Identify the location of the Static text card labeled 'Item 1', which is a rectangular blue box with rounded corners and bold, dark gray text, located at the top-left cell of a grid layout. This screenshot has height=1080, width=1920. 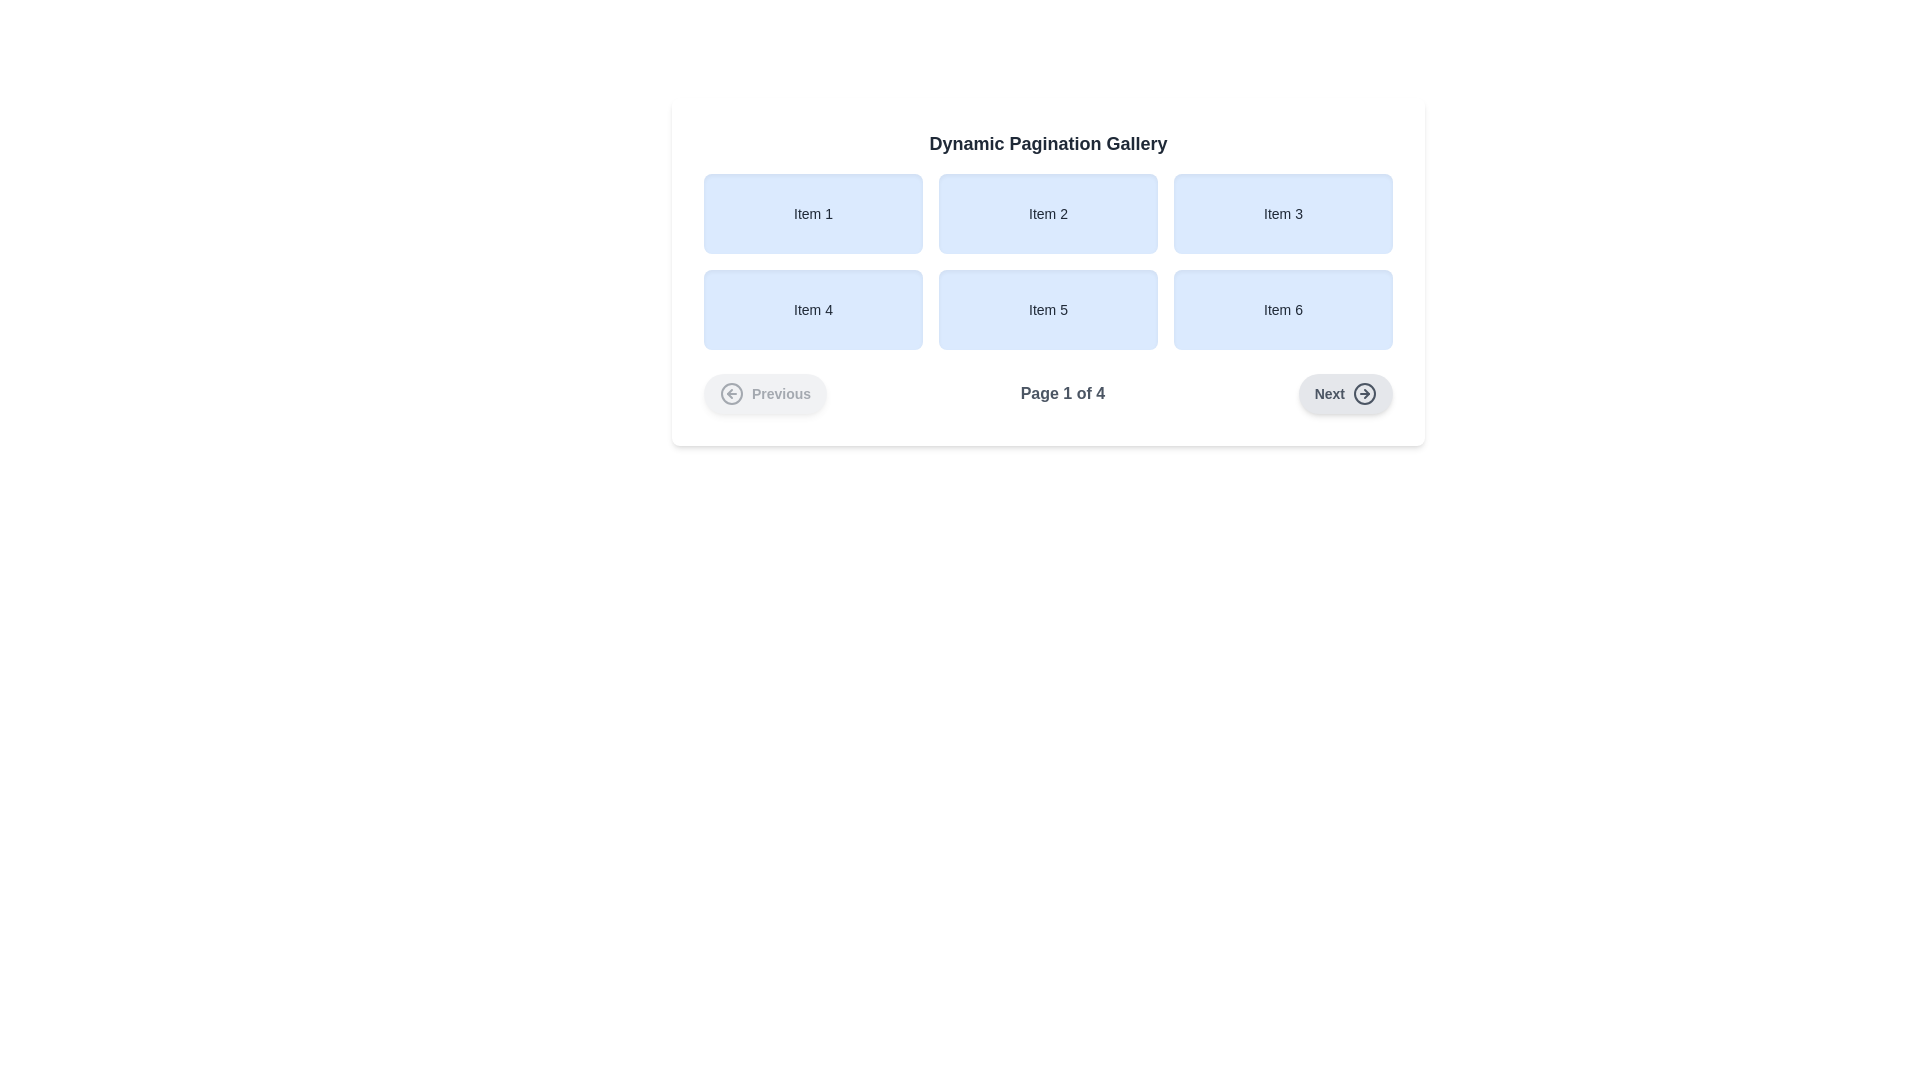
(813, 213).